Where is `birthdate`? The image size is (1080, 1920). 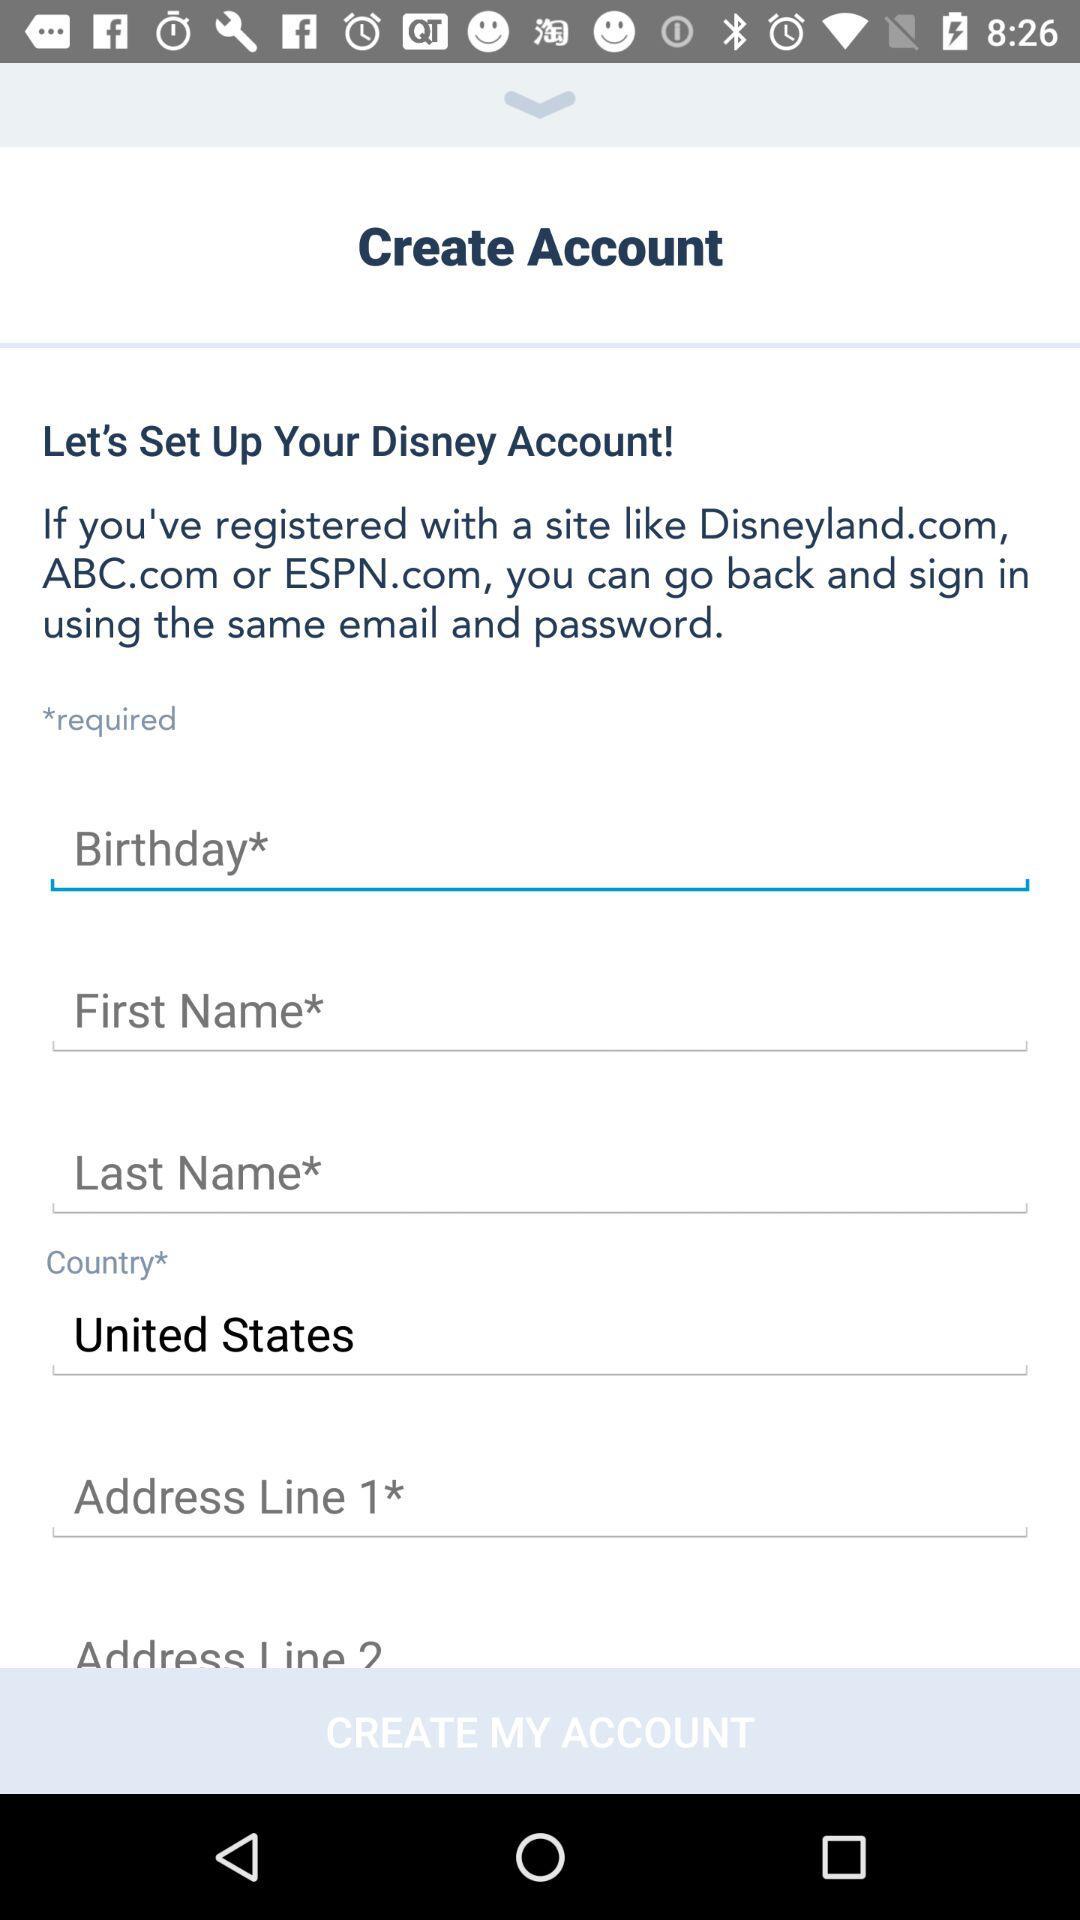 birthdate is located at coordinates (540, 848).